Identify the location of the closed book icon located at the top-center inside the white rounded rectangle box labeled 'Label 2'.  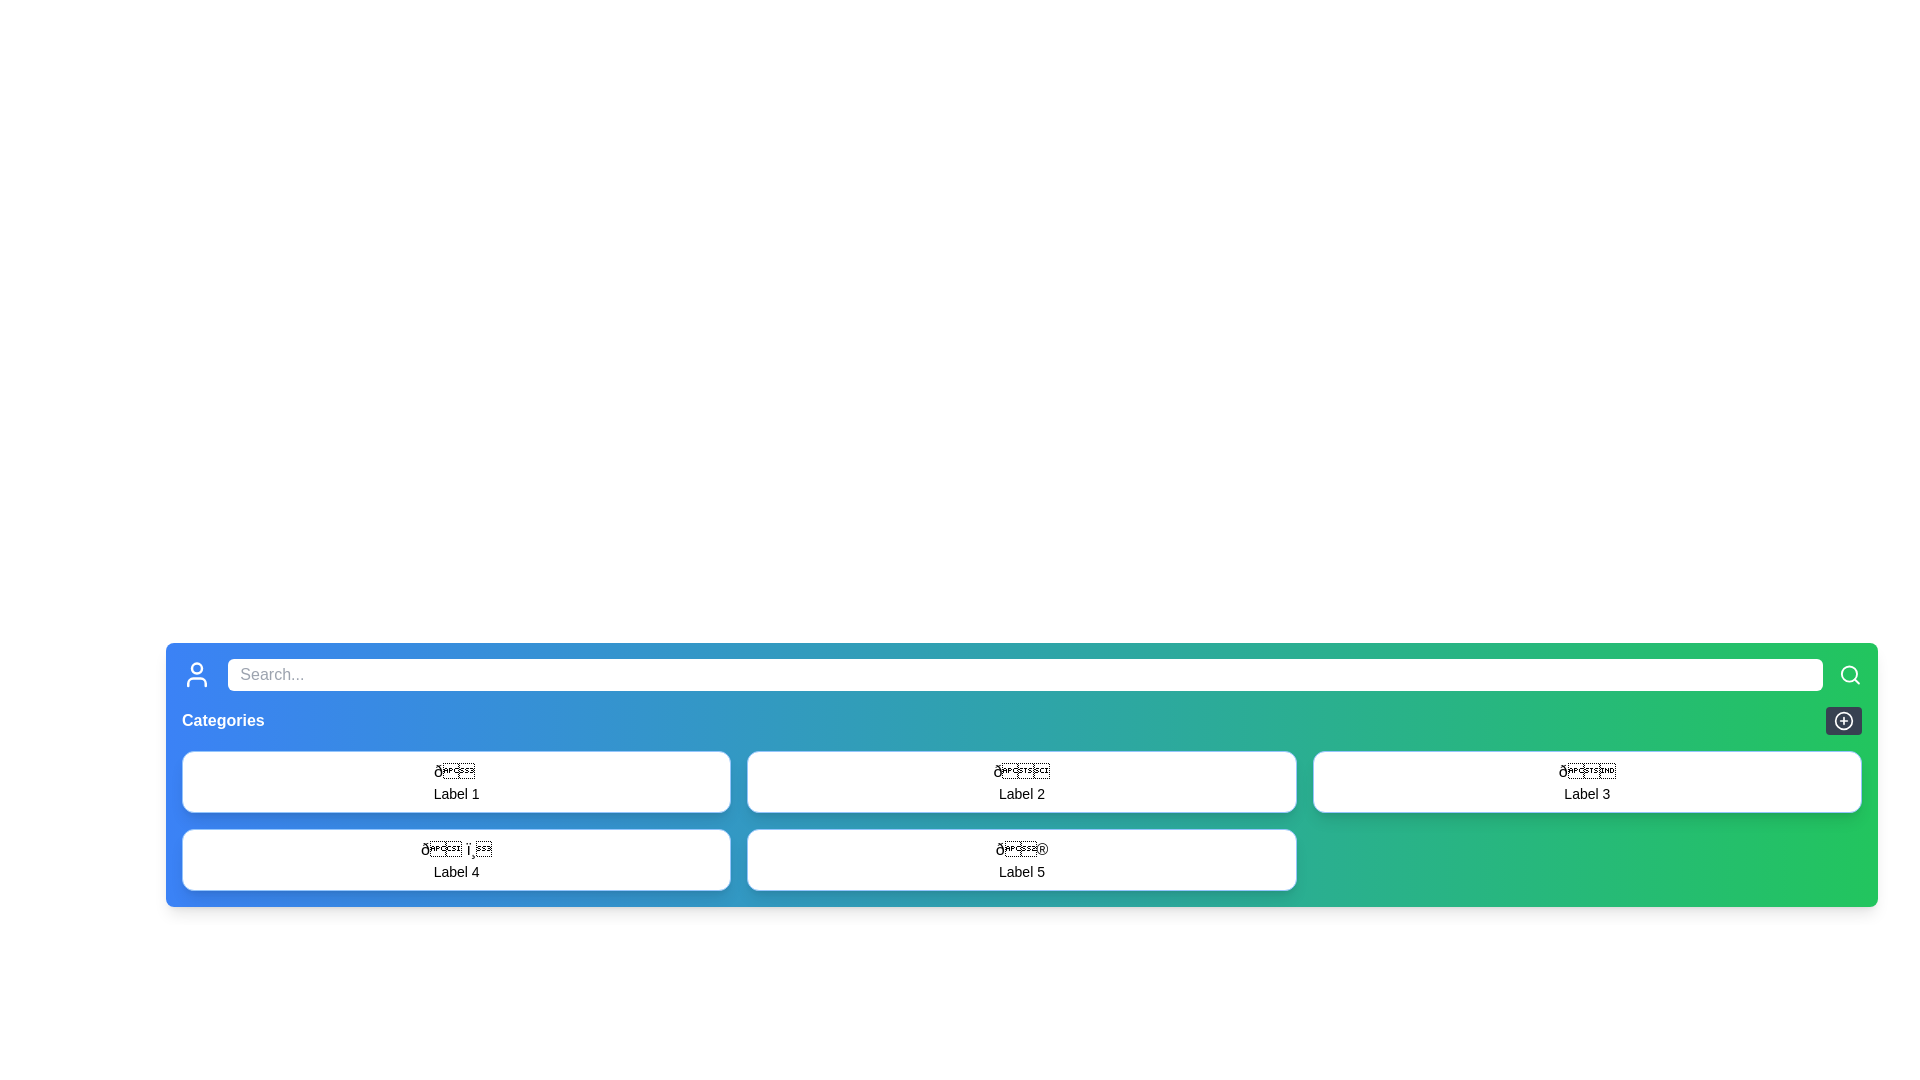
(1022, 770).